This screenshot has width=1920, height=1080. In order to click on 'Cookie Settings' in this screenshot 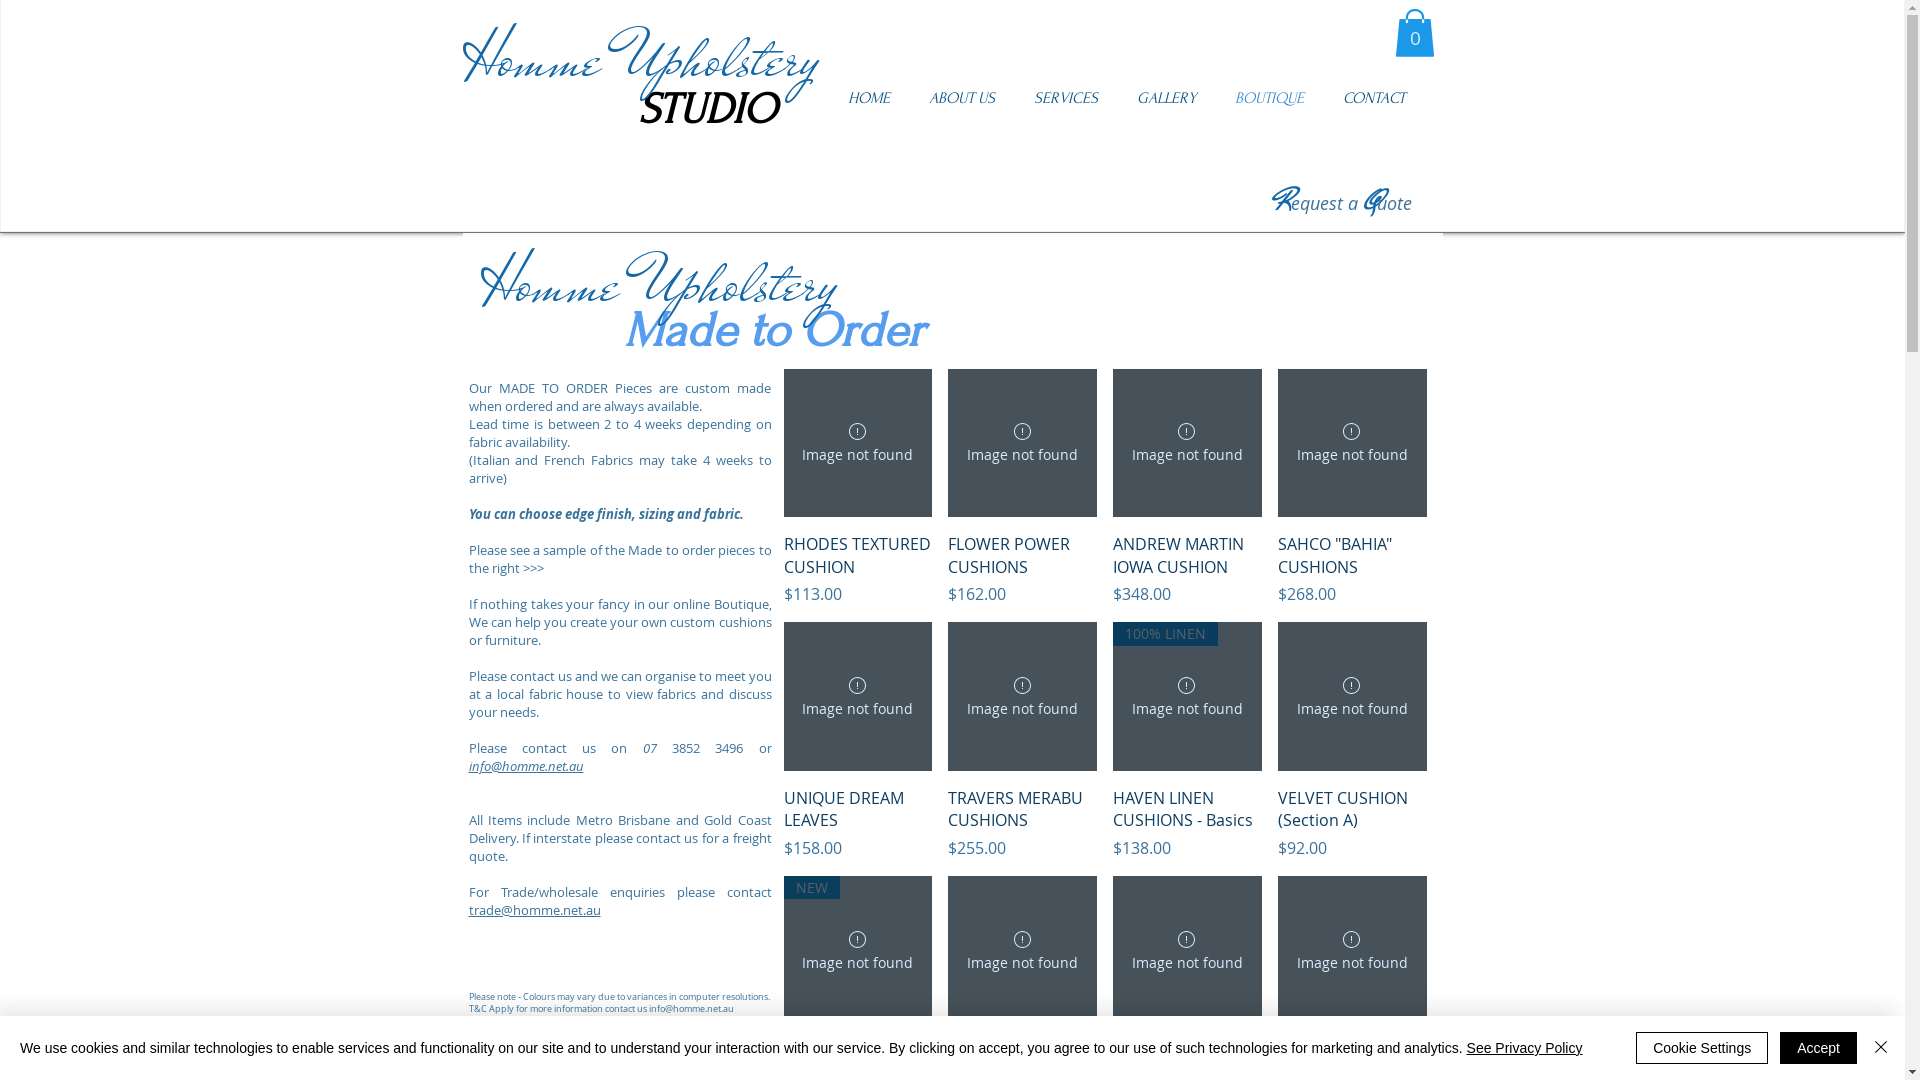, I will do `click(1701, 1047)`.